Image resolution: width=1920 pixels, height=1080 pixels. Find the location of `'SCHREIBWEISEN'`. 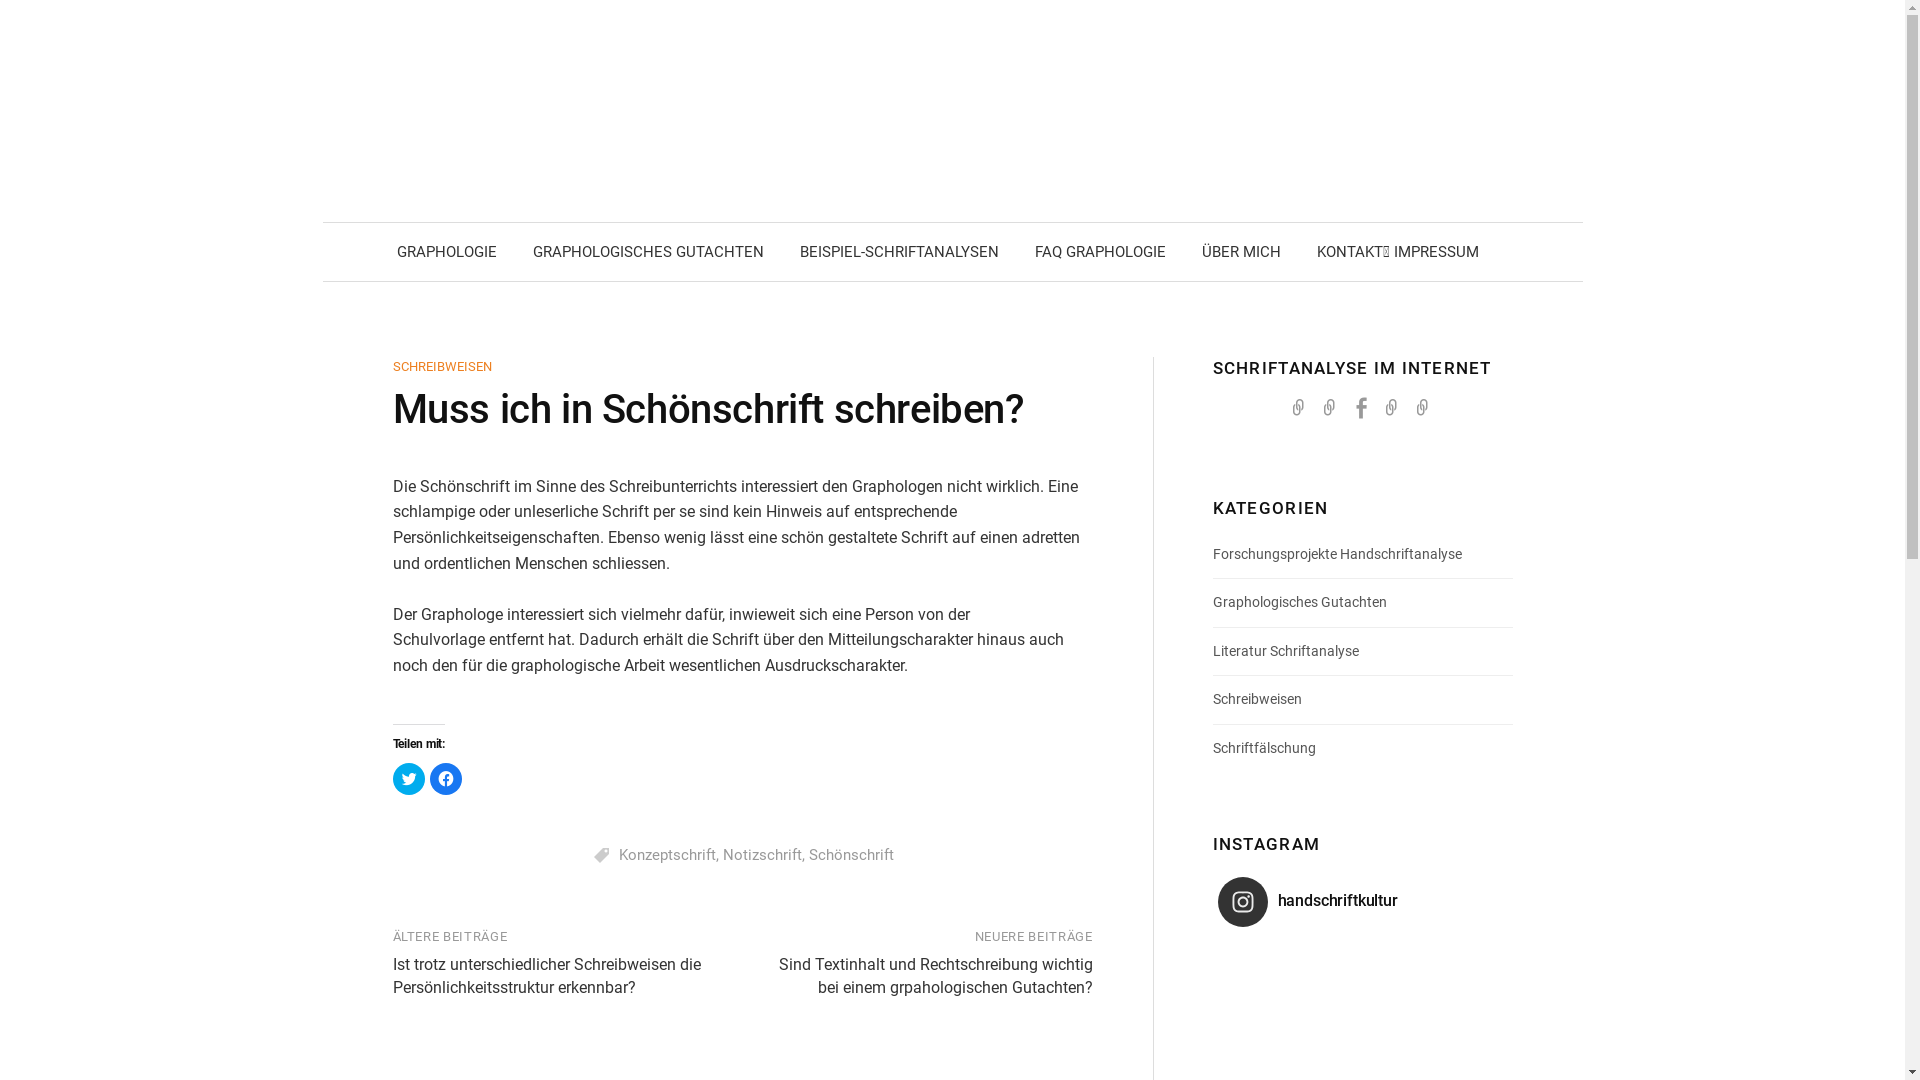

'SCHREIBWEISEN' is located at coordinates (440, 366).